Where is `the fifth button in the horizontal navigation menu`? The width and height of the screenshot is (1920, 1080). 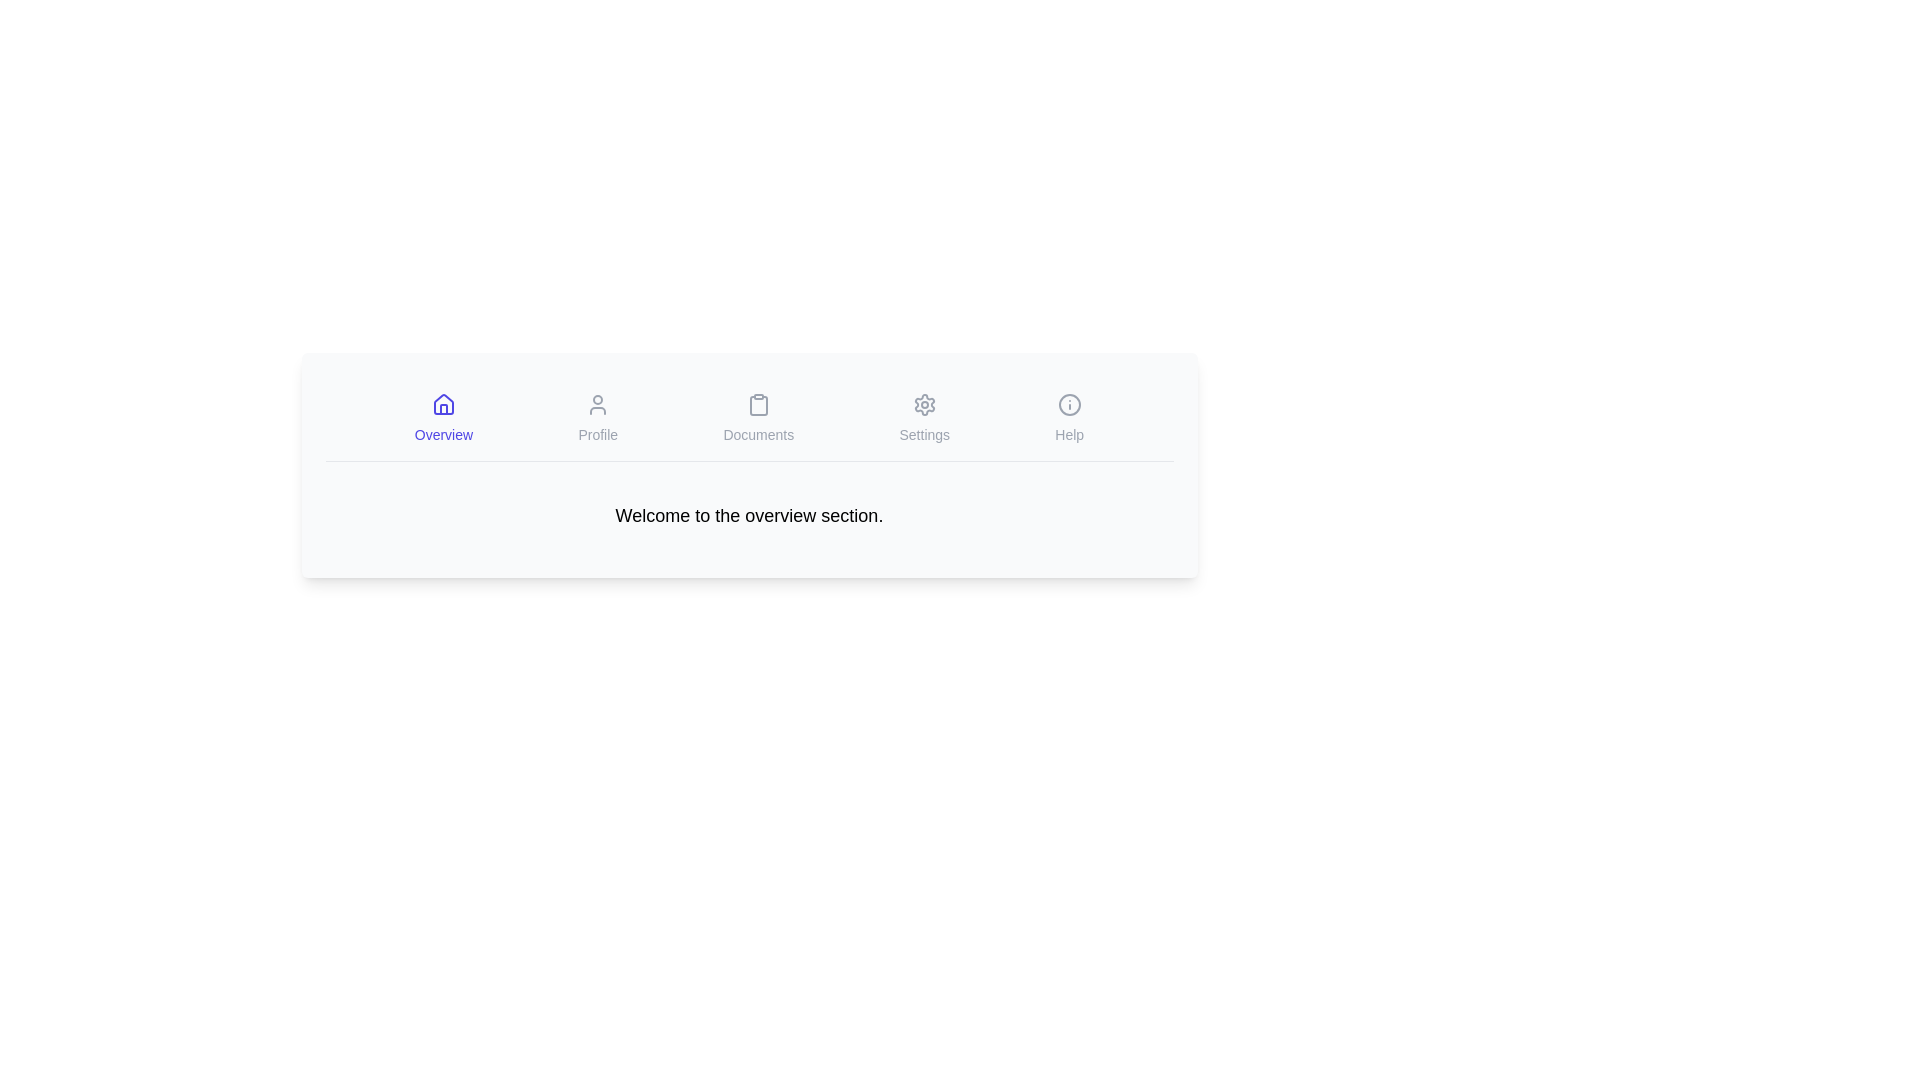
the fifth button in the horizontal navigation menu is located at coordinates (1068, 418).